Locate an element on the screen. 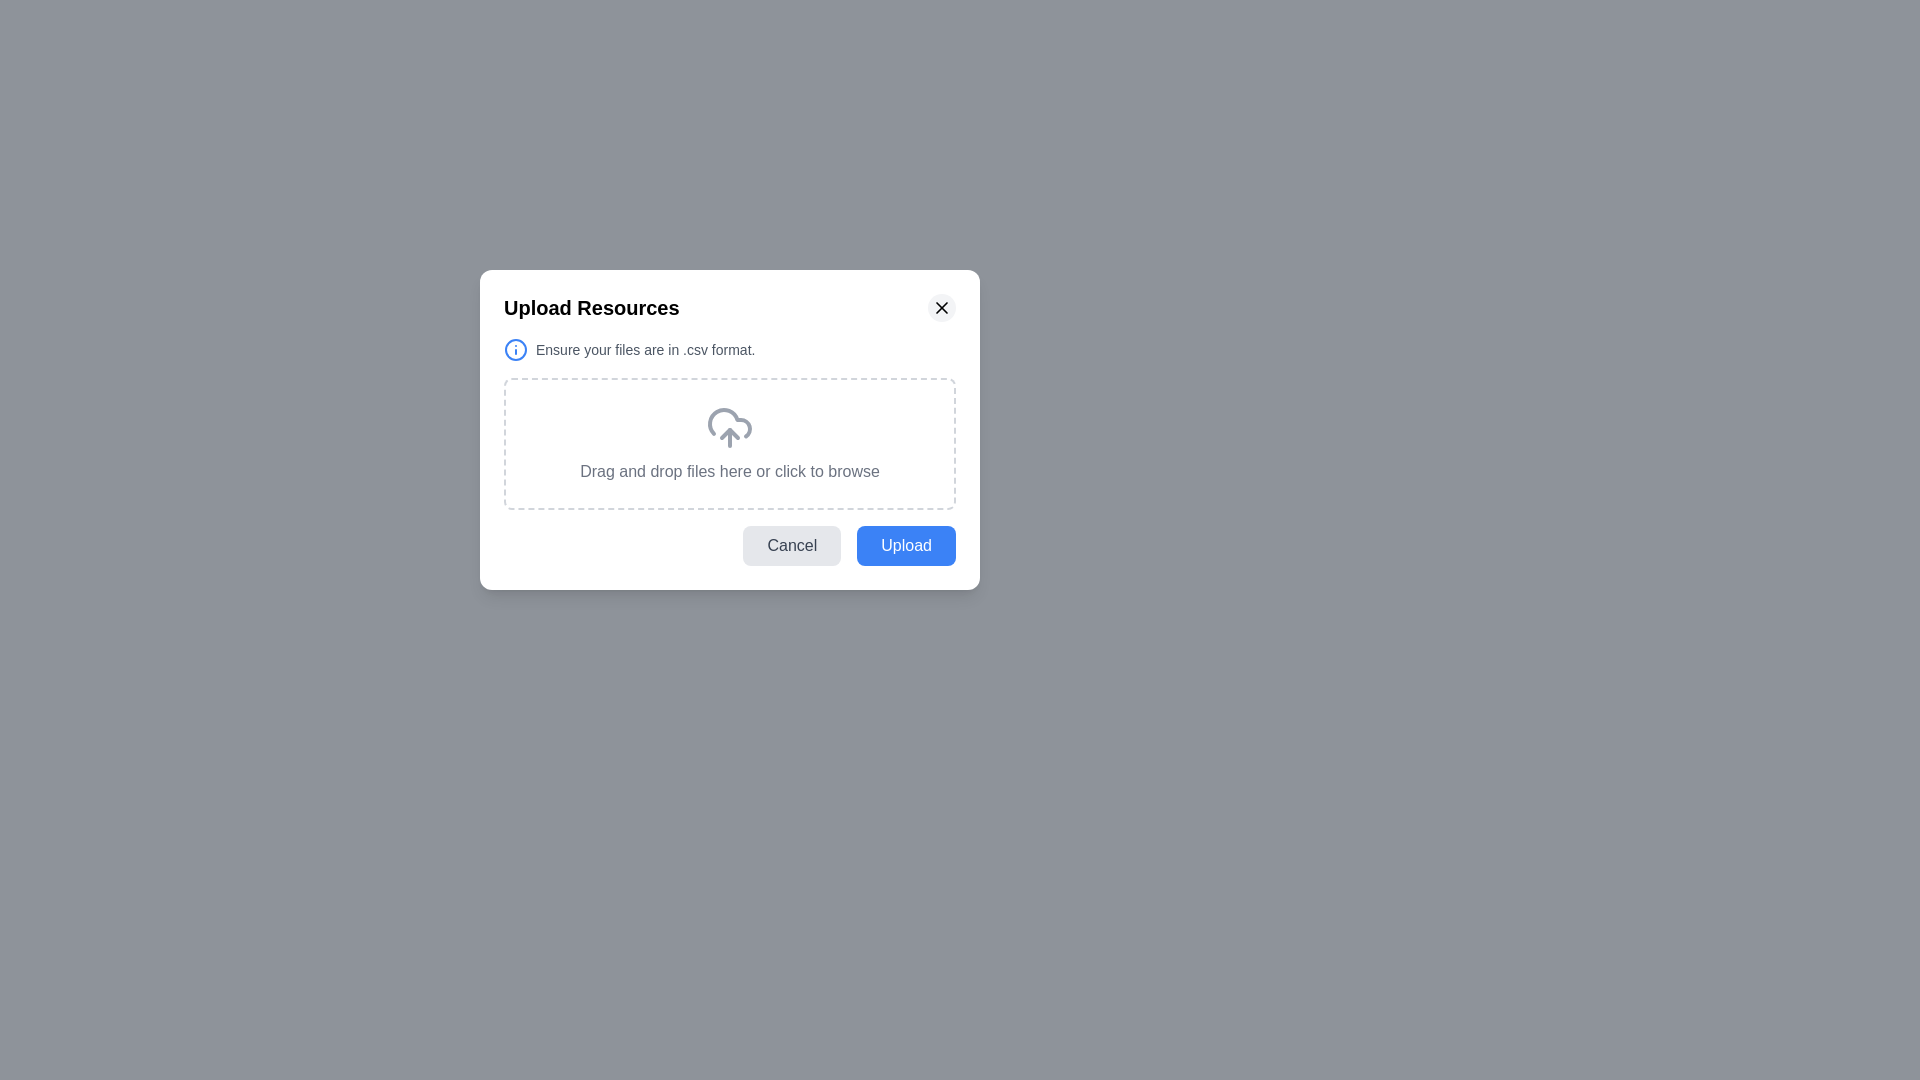  the File upload prompt within the 'Upload Resources' modal is located at coordinates (728, 423).